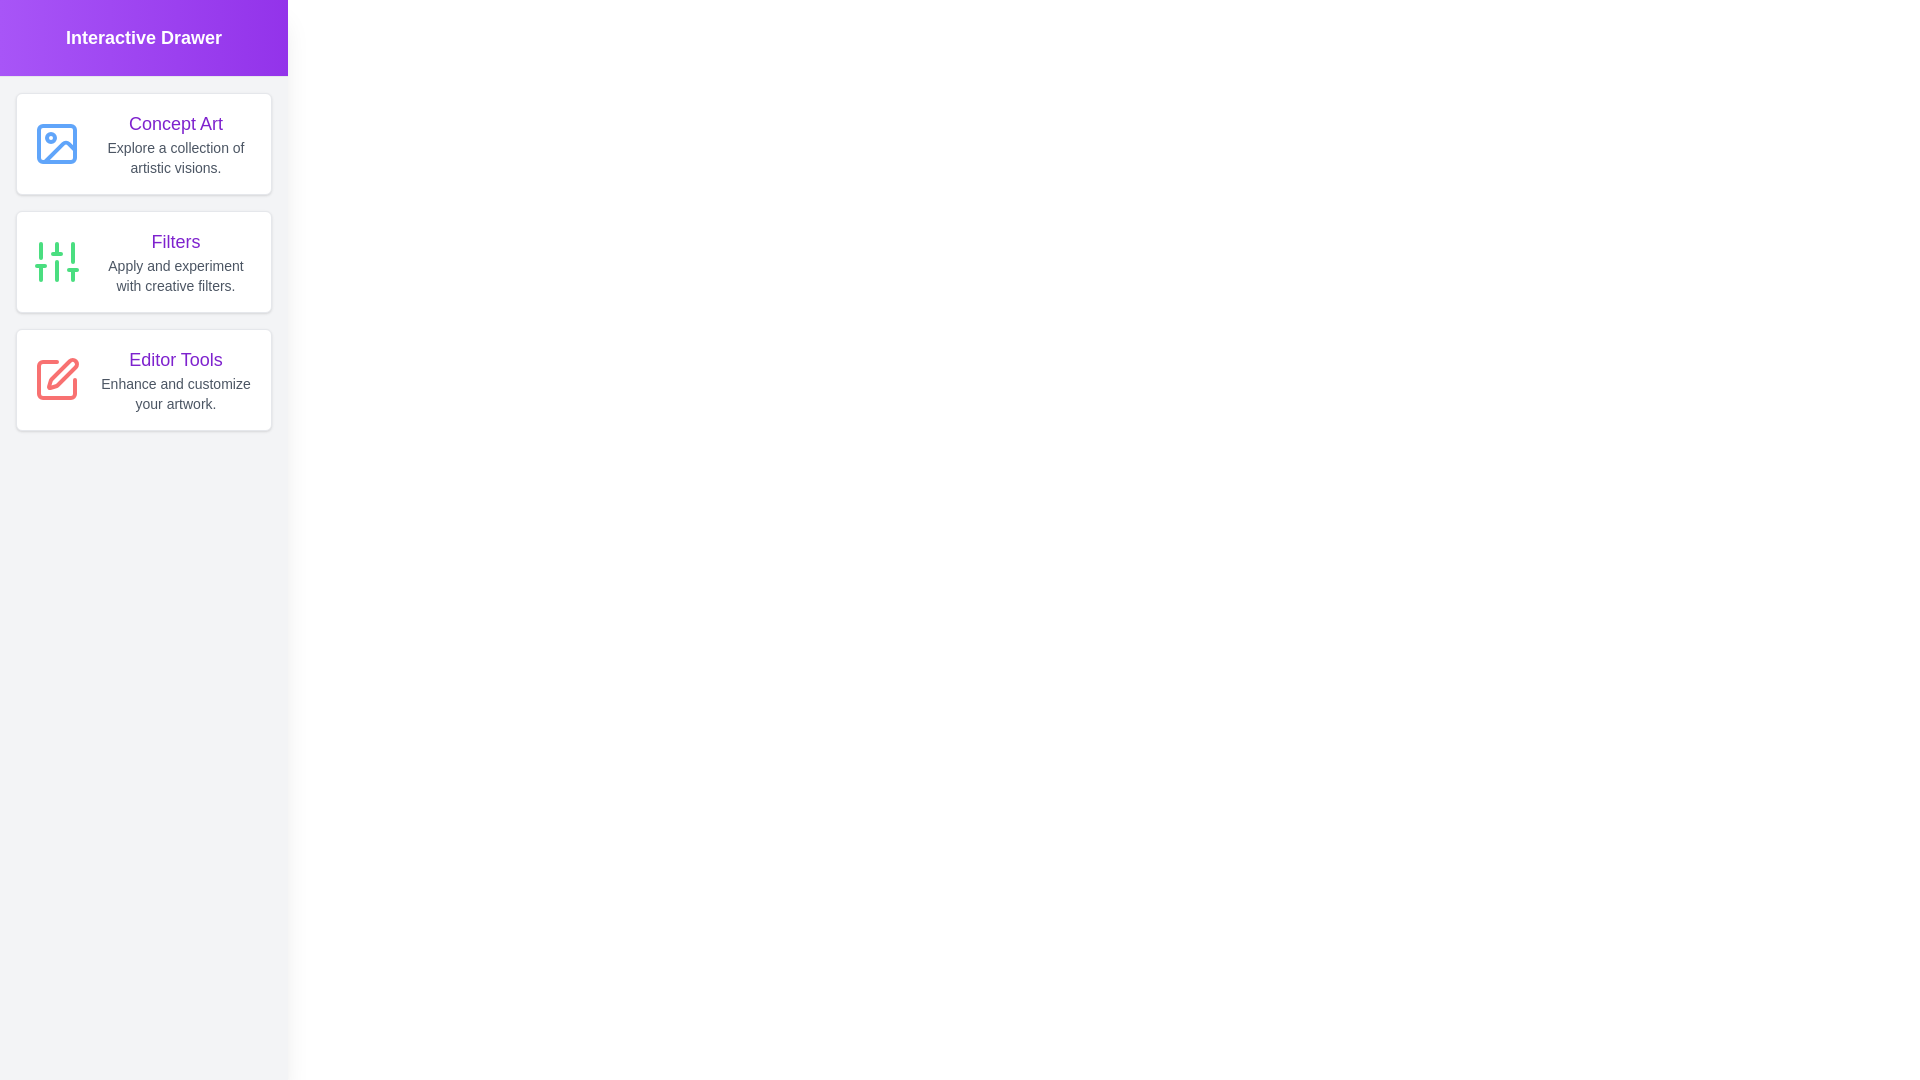  What do you see at coordinates (143, 380) in the screenshot?
I see `the item Editor Tools from the drawer list` at bounding box center [143, 380].